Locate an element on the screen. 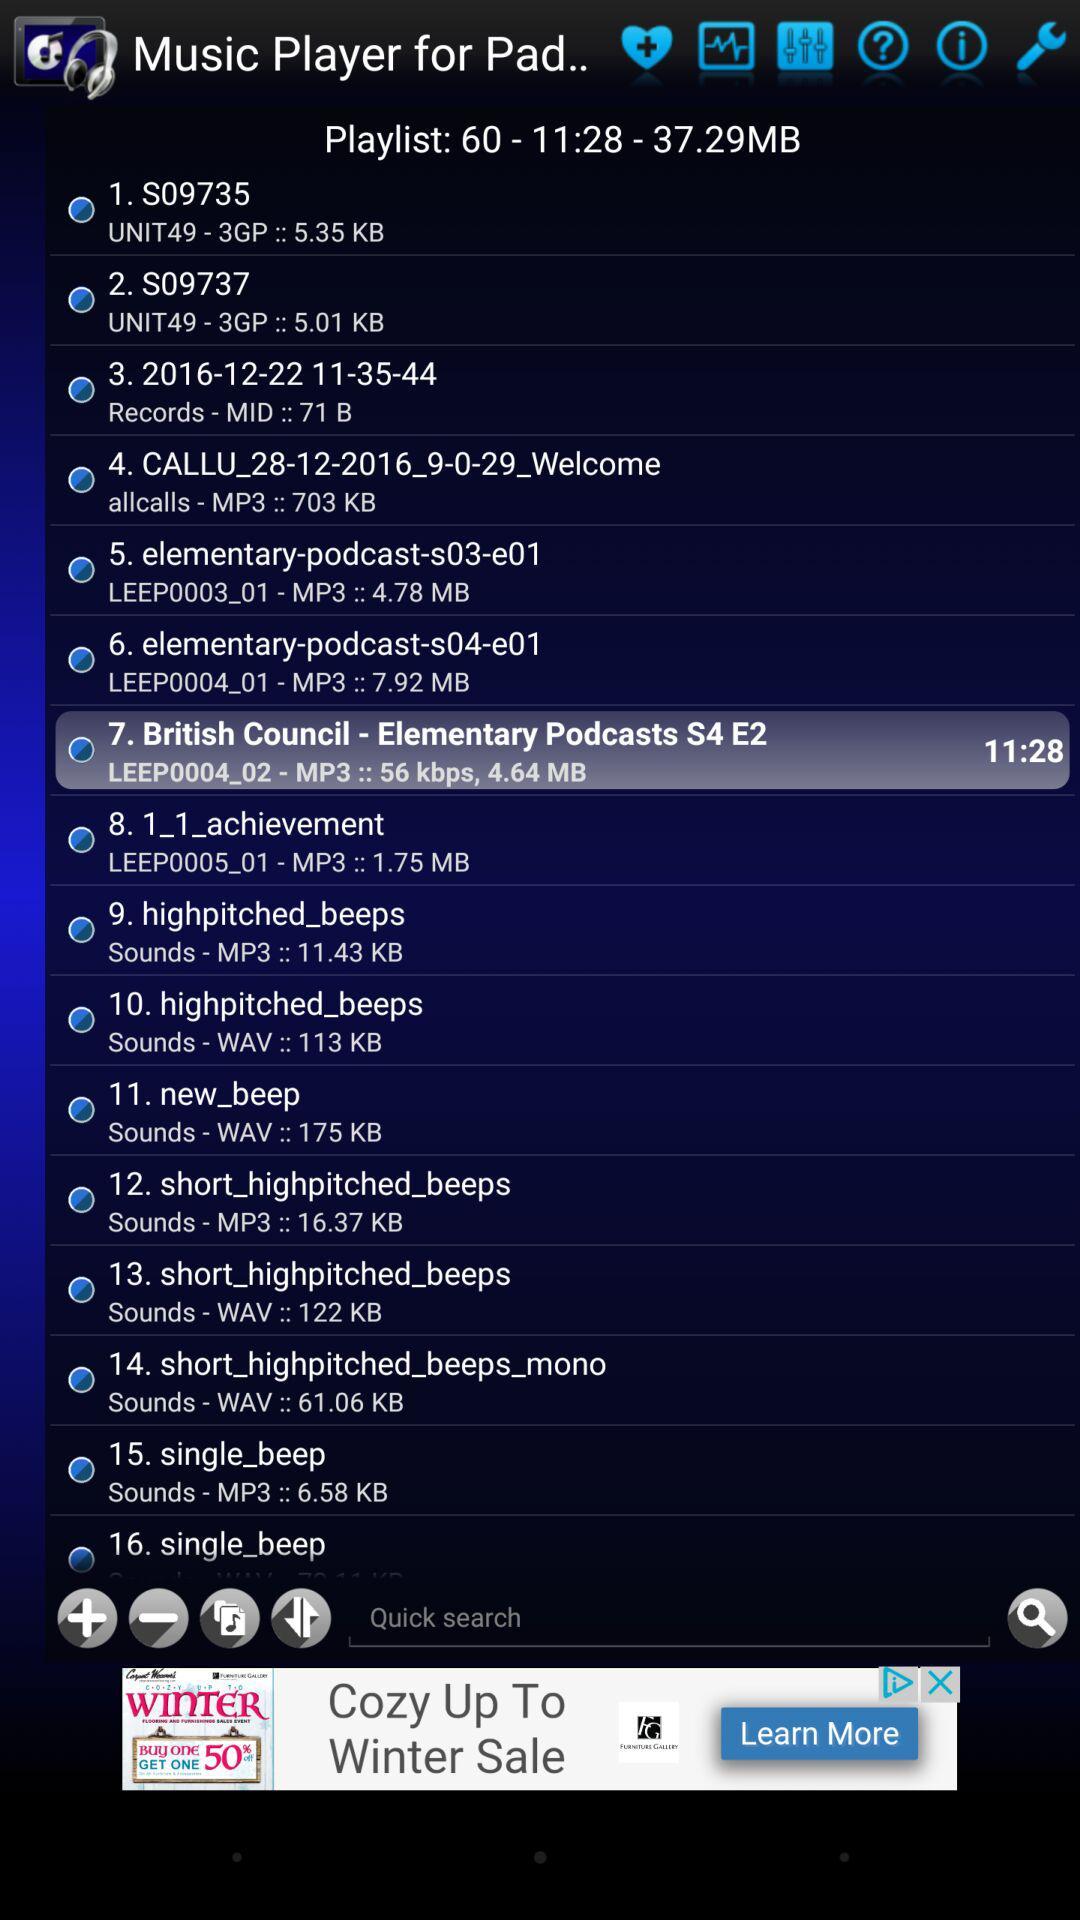  the favorite icon is located at coordinates (646, 55).